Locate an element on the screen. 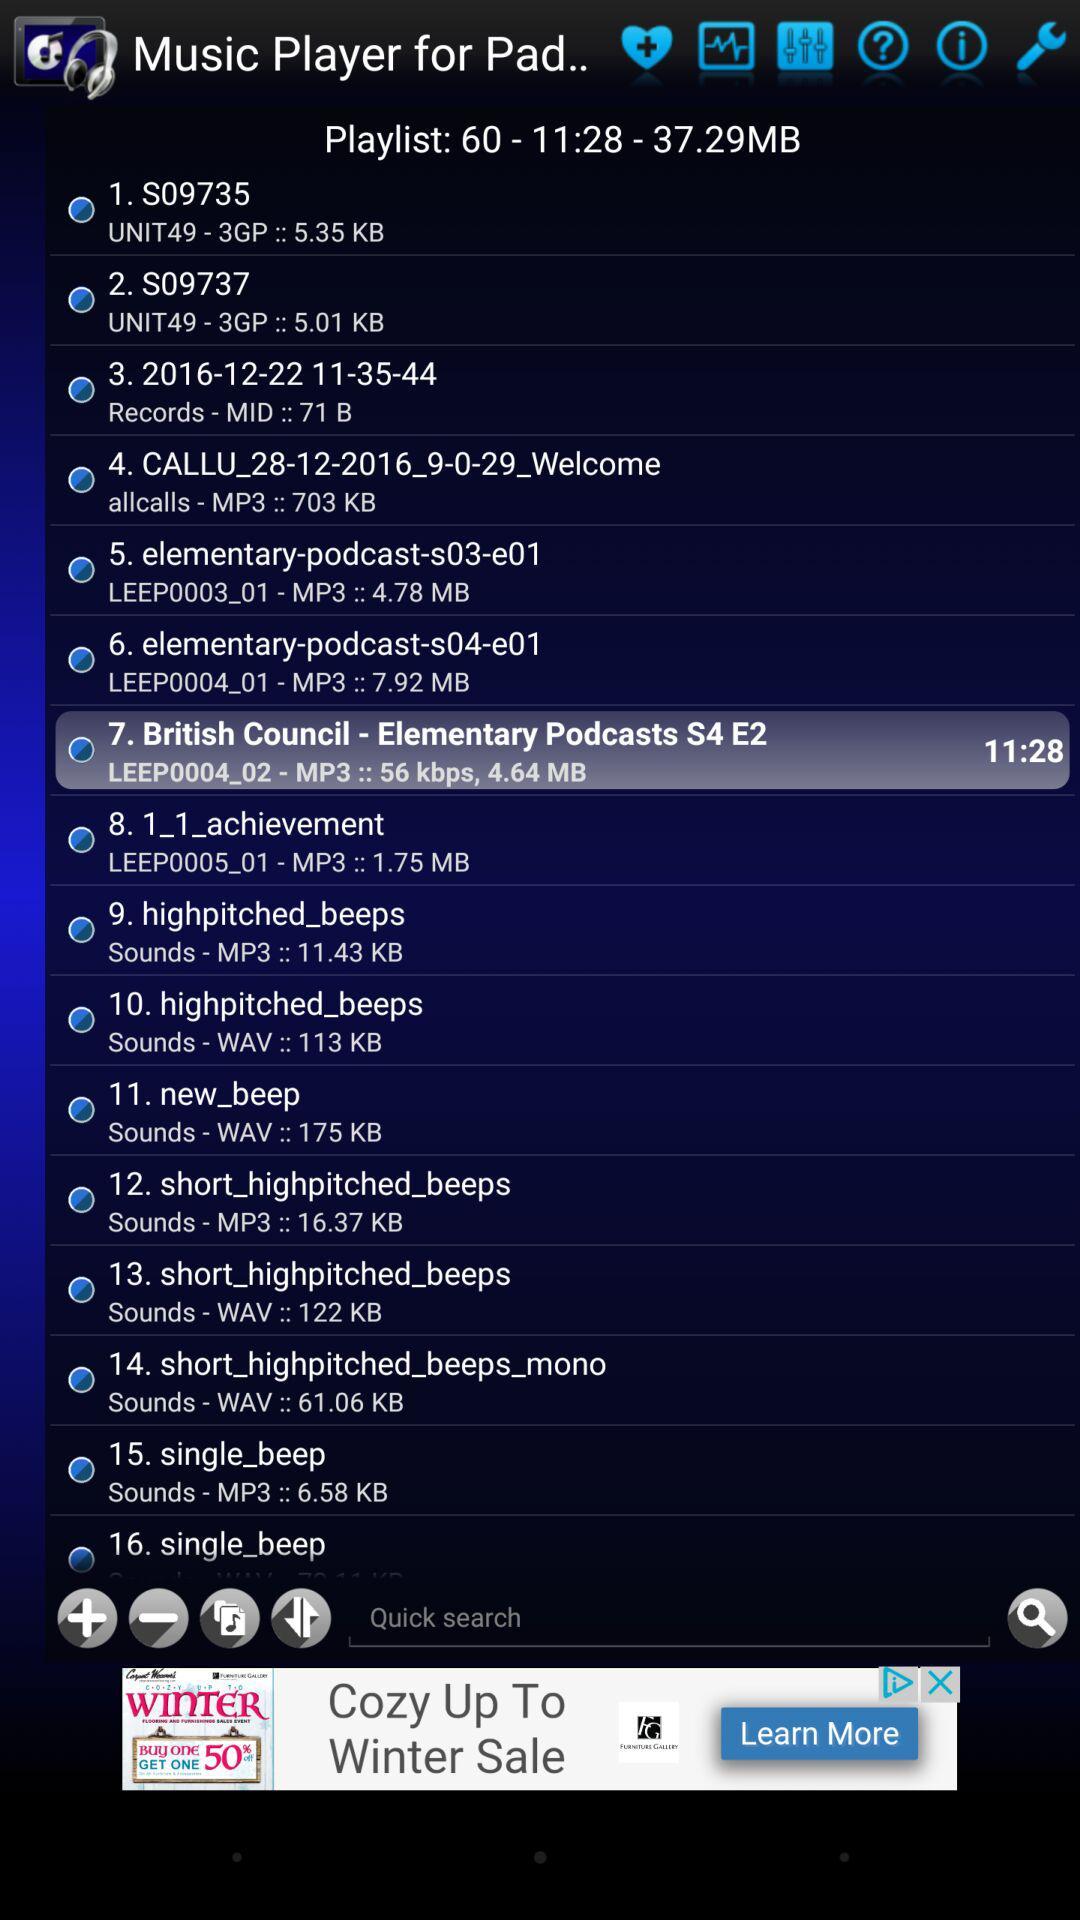  the favorite icon is located at coordinates (646, 55).